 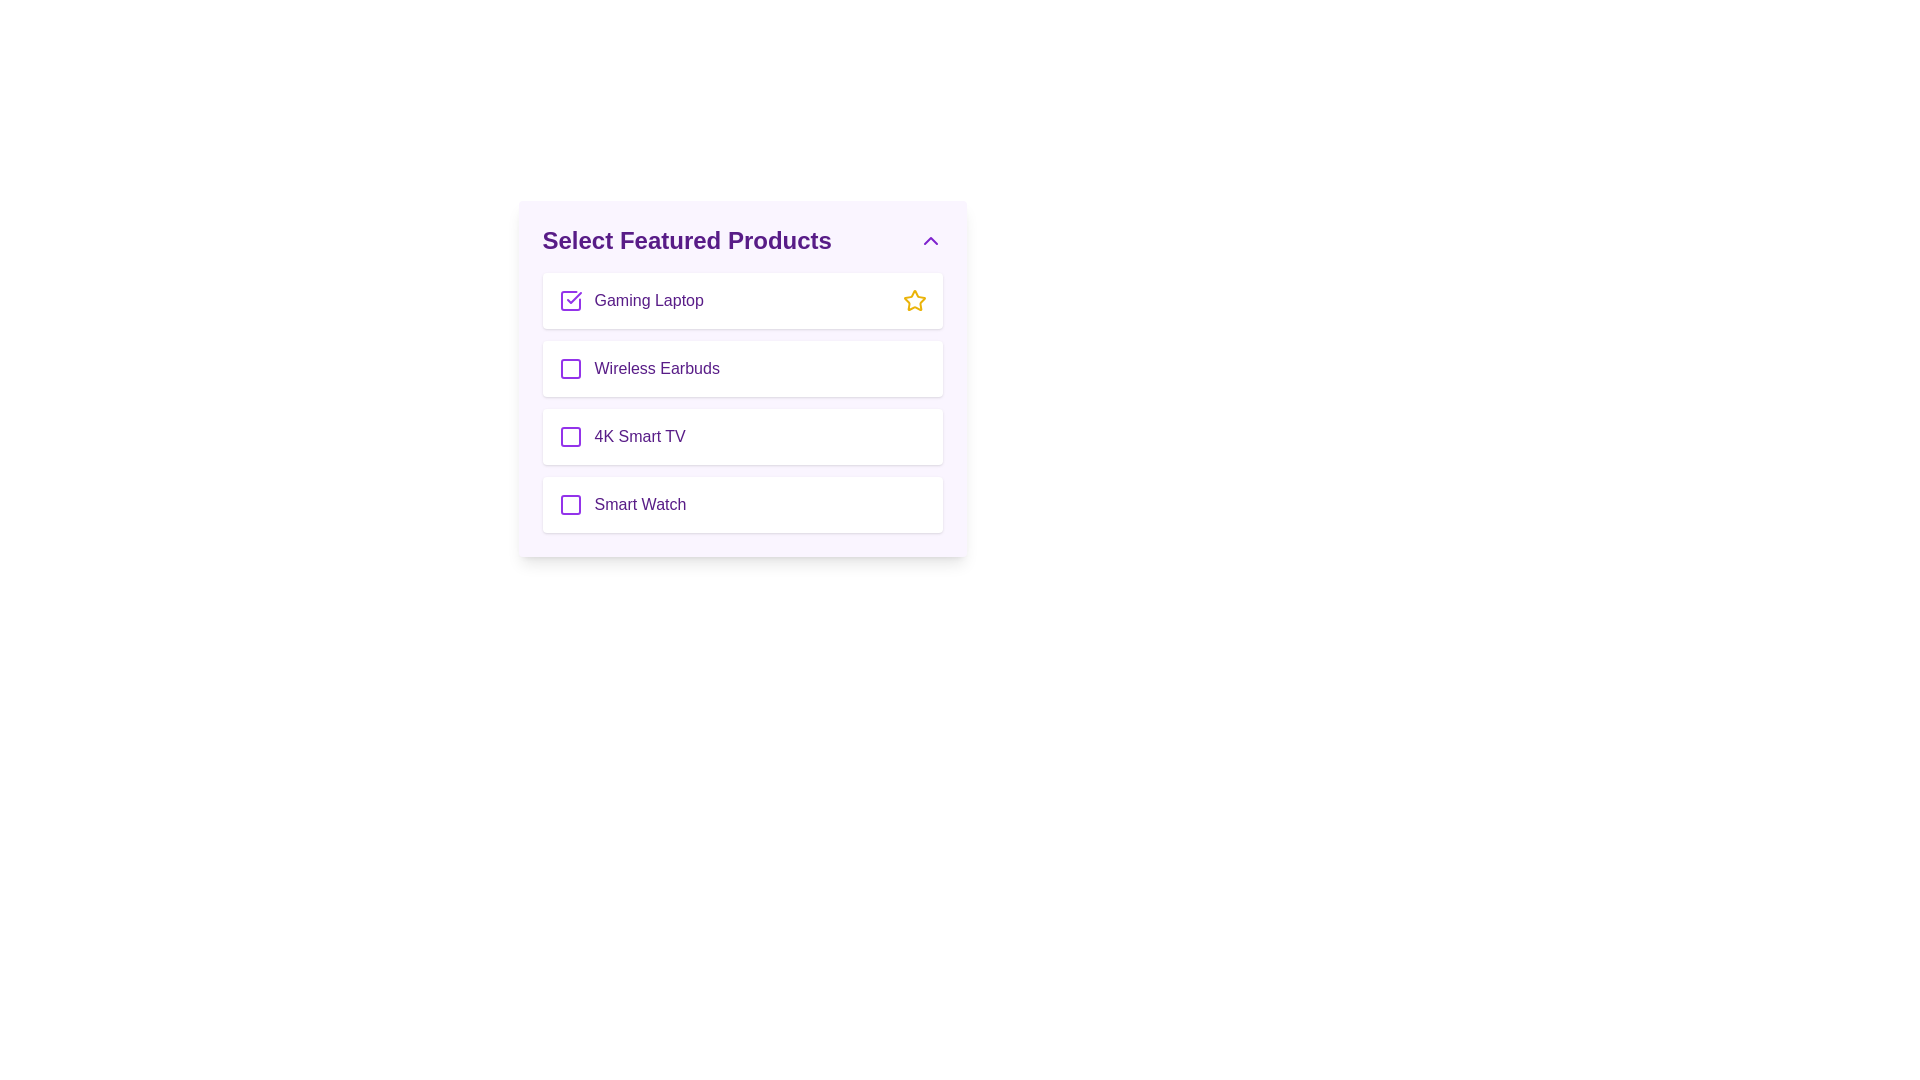 I want to click on the second product option checkbox labeled 'Wireless Earbuds', so click(x=741, y=378).